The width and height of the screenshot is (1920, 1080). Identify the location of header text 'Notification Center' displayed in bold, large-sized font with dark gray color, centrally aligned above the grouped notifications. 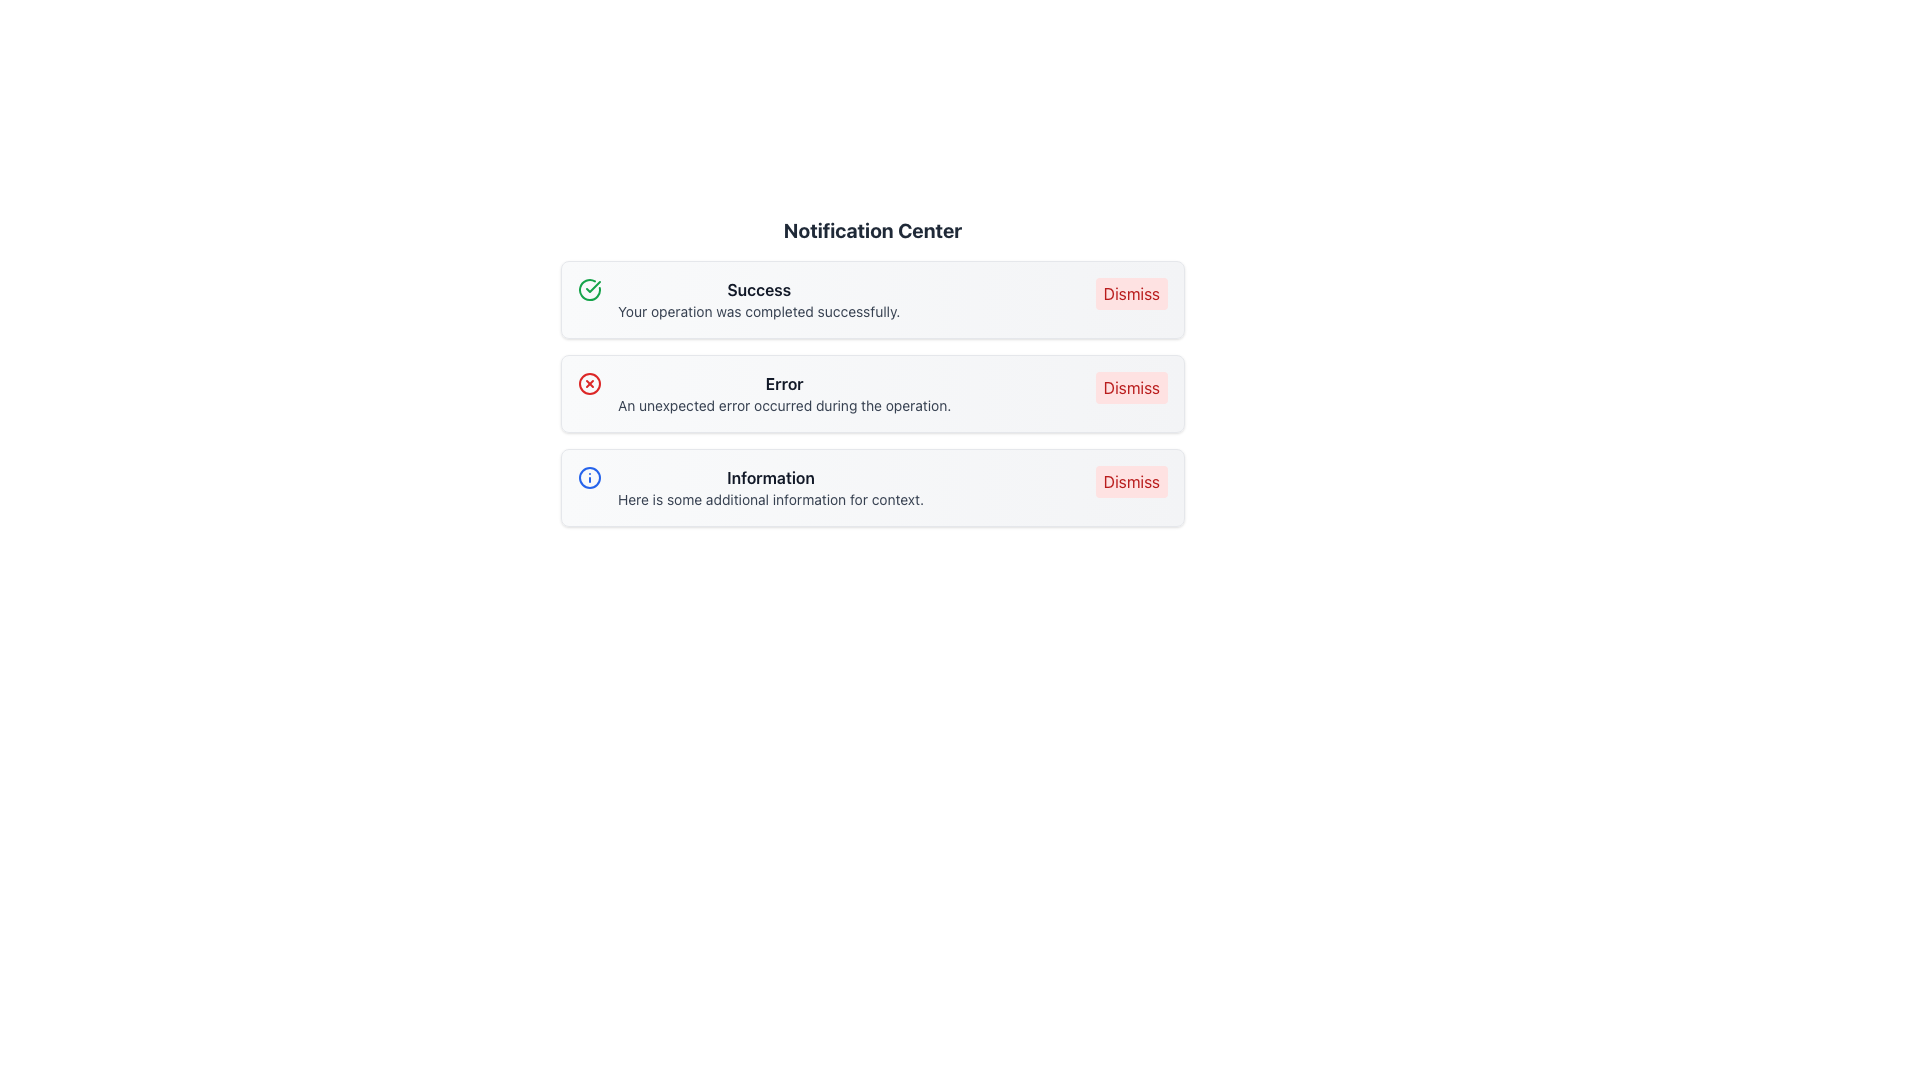
(873, 230).